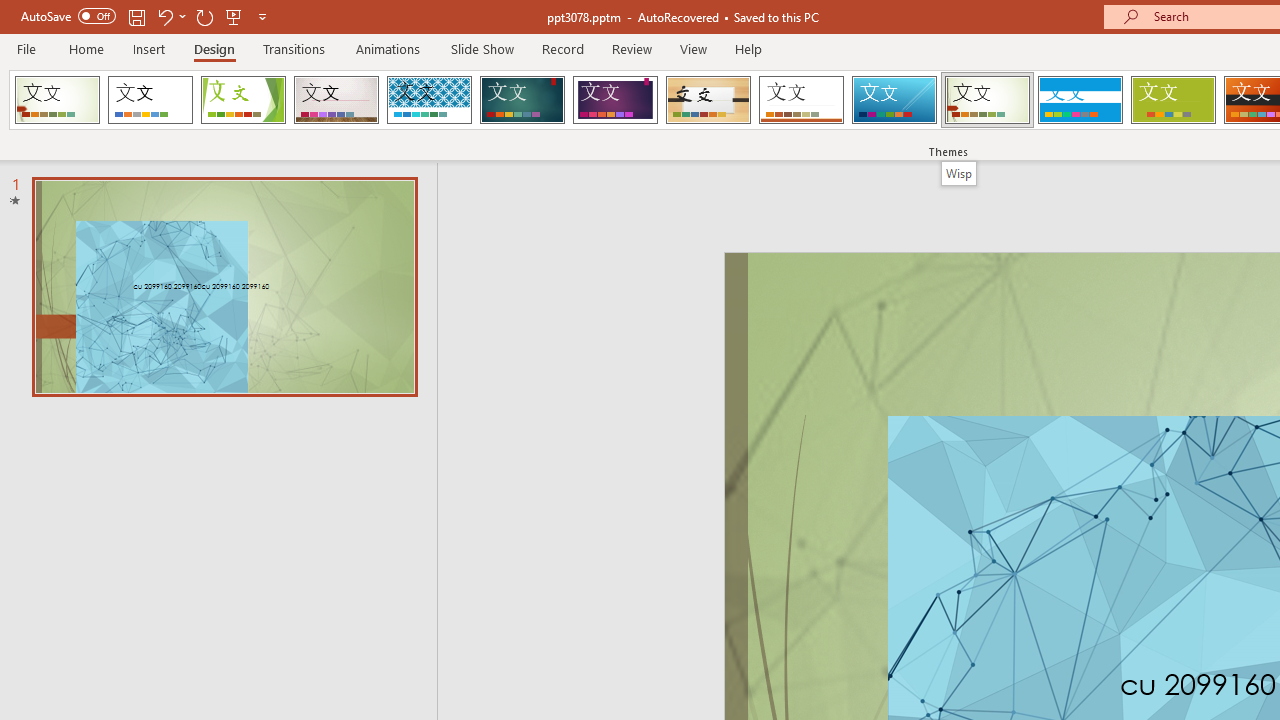 The height and width of the screenshot is (720, 1280). Describe the element at coordinates (893, 100) in the screenshot. I see `'Slice Loading Preview...'` at that location.